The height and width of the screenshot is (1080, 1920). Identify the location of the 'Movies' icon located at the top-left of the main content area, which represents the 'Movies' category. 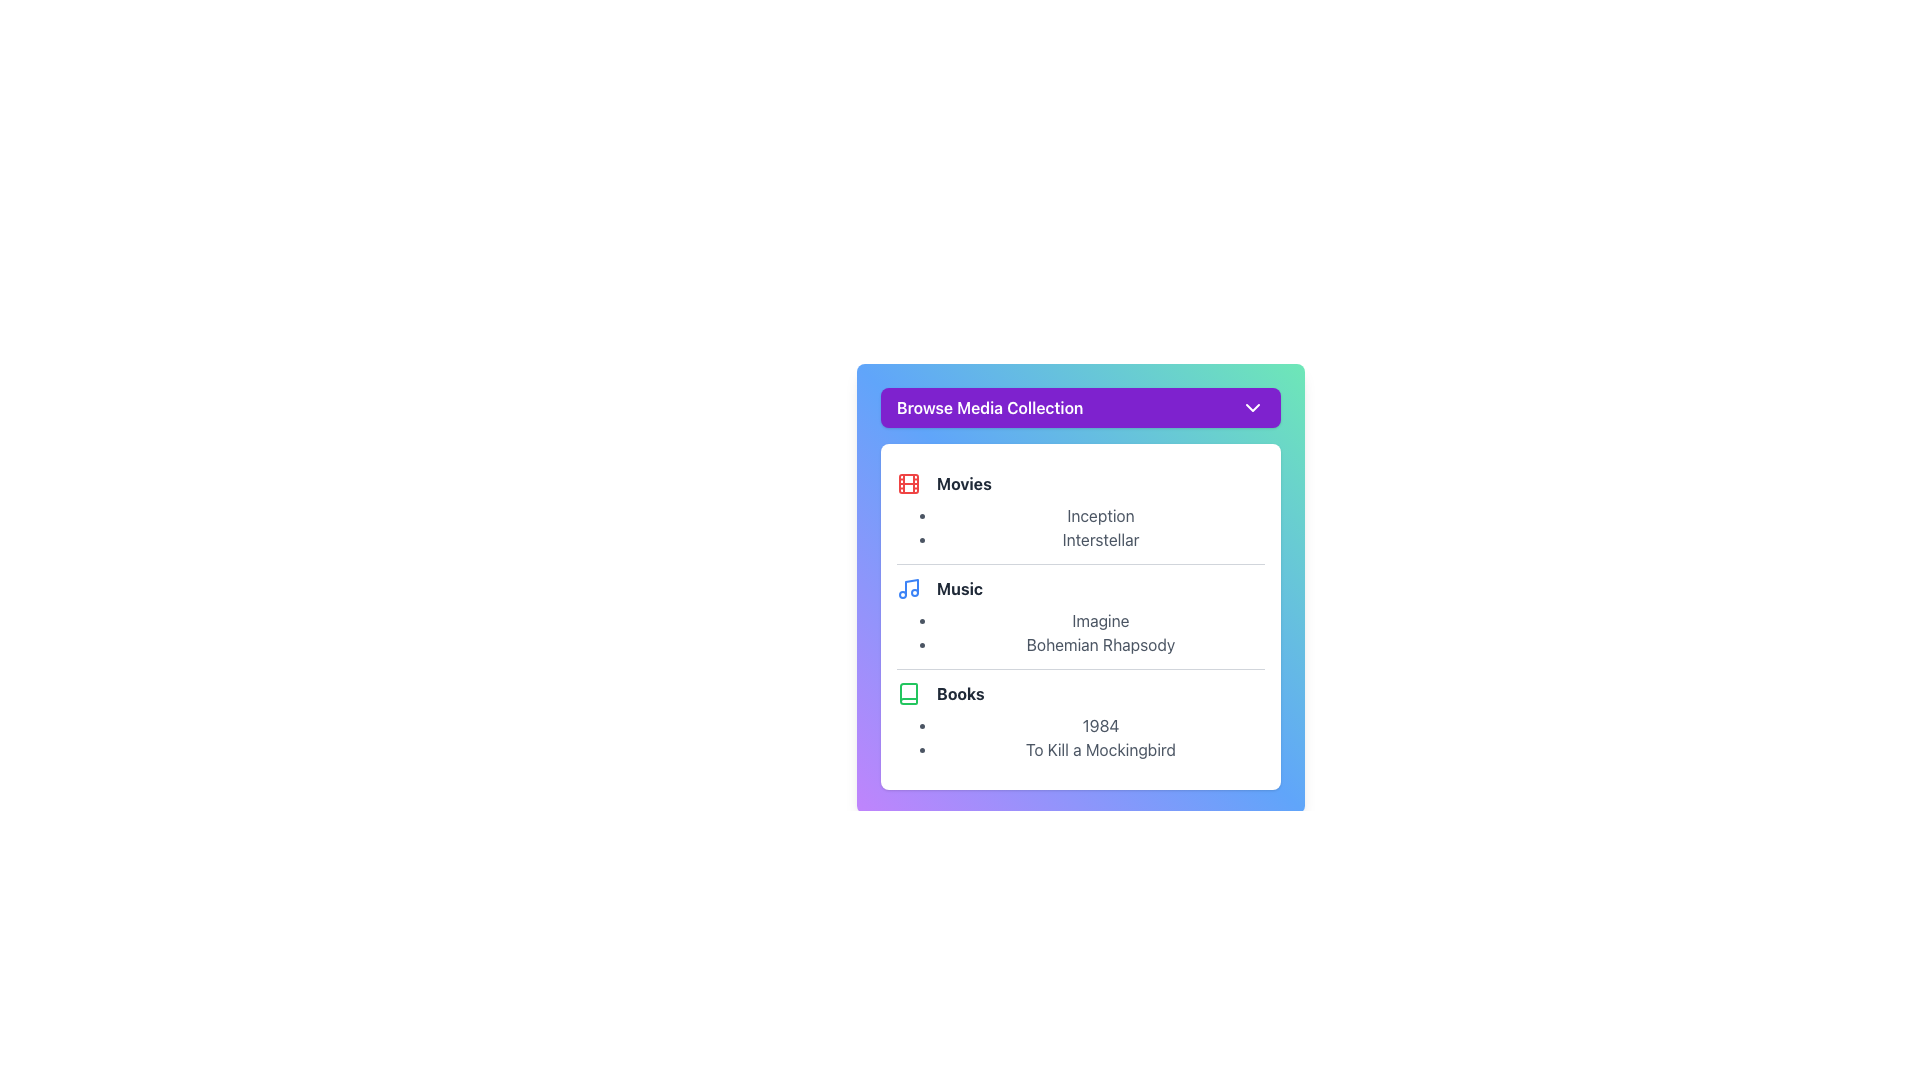
(907, 483).